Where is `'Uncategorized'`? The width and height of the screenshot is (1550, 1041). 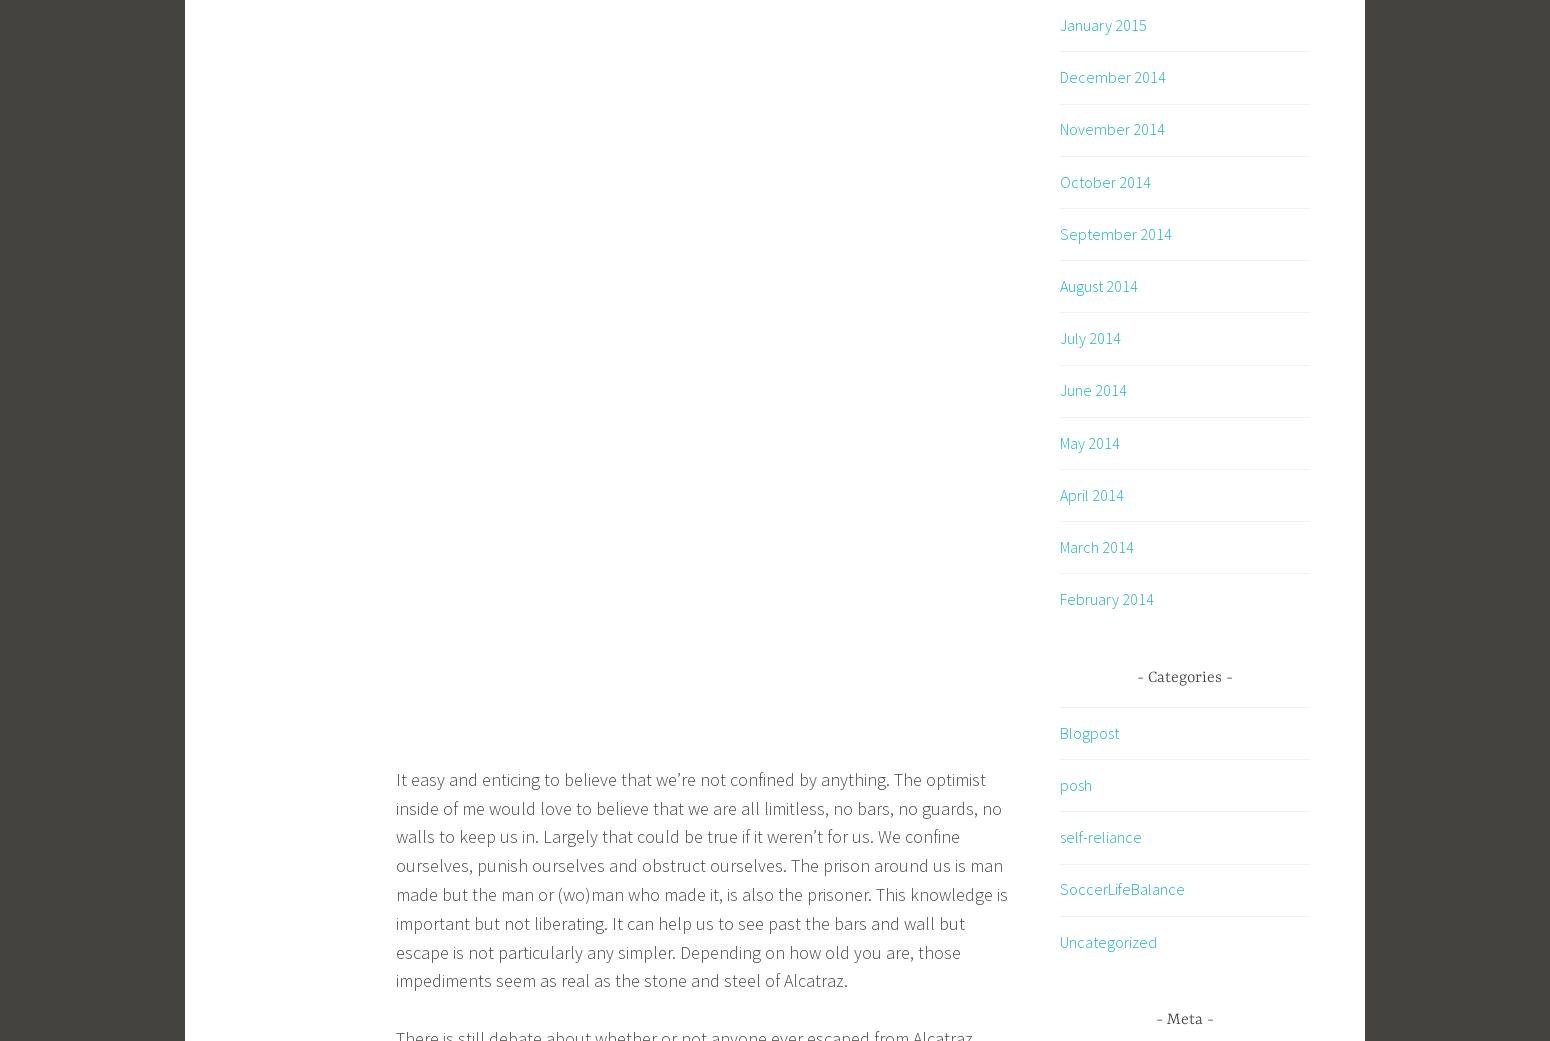 'Uncategorized' is located at coordinates (1107, 940).